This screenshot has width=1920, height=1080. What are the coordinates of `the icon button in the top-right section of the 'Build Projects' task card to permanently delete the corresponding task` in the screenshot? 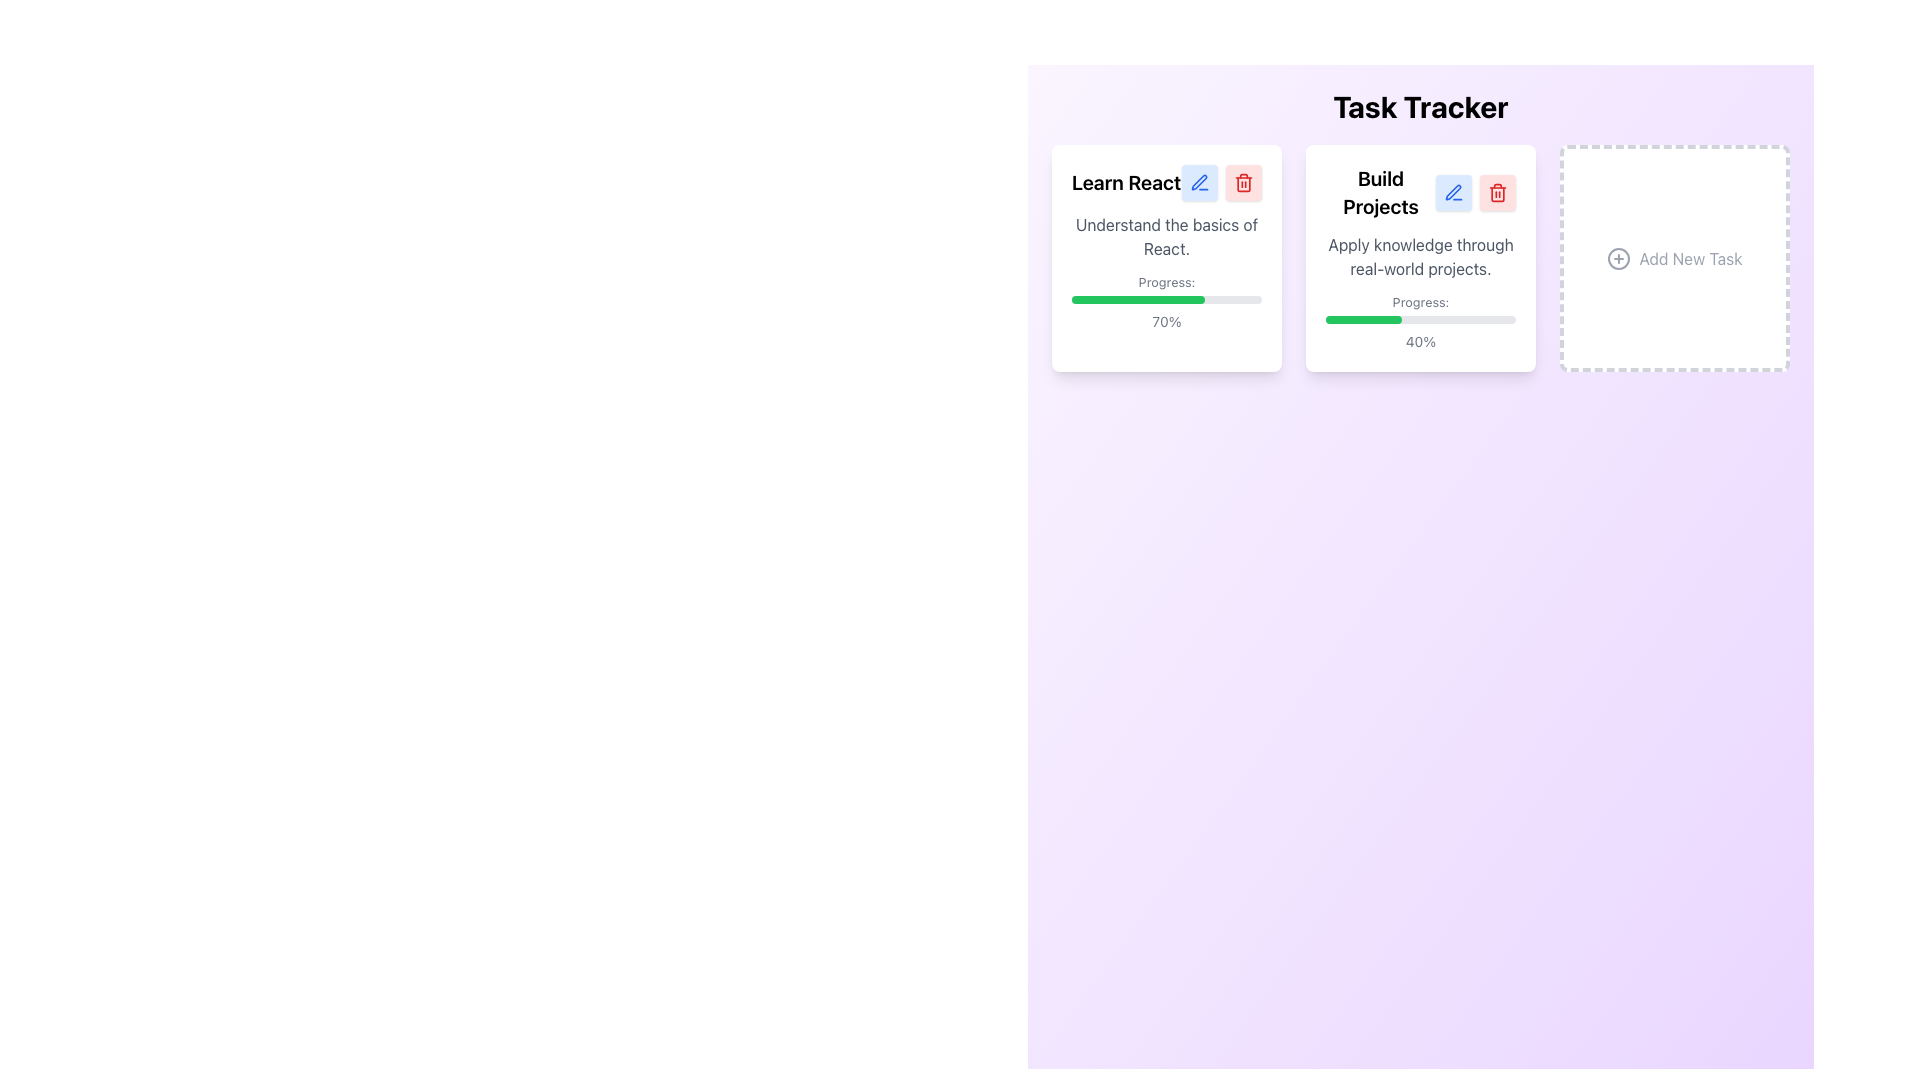 It's located at (1497, 192).